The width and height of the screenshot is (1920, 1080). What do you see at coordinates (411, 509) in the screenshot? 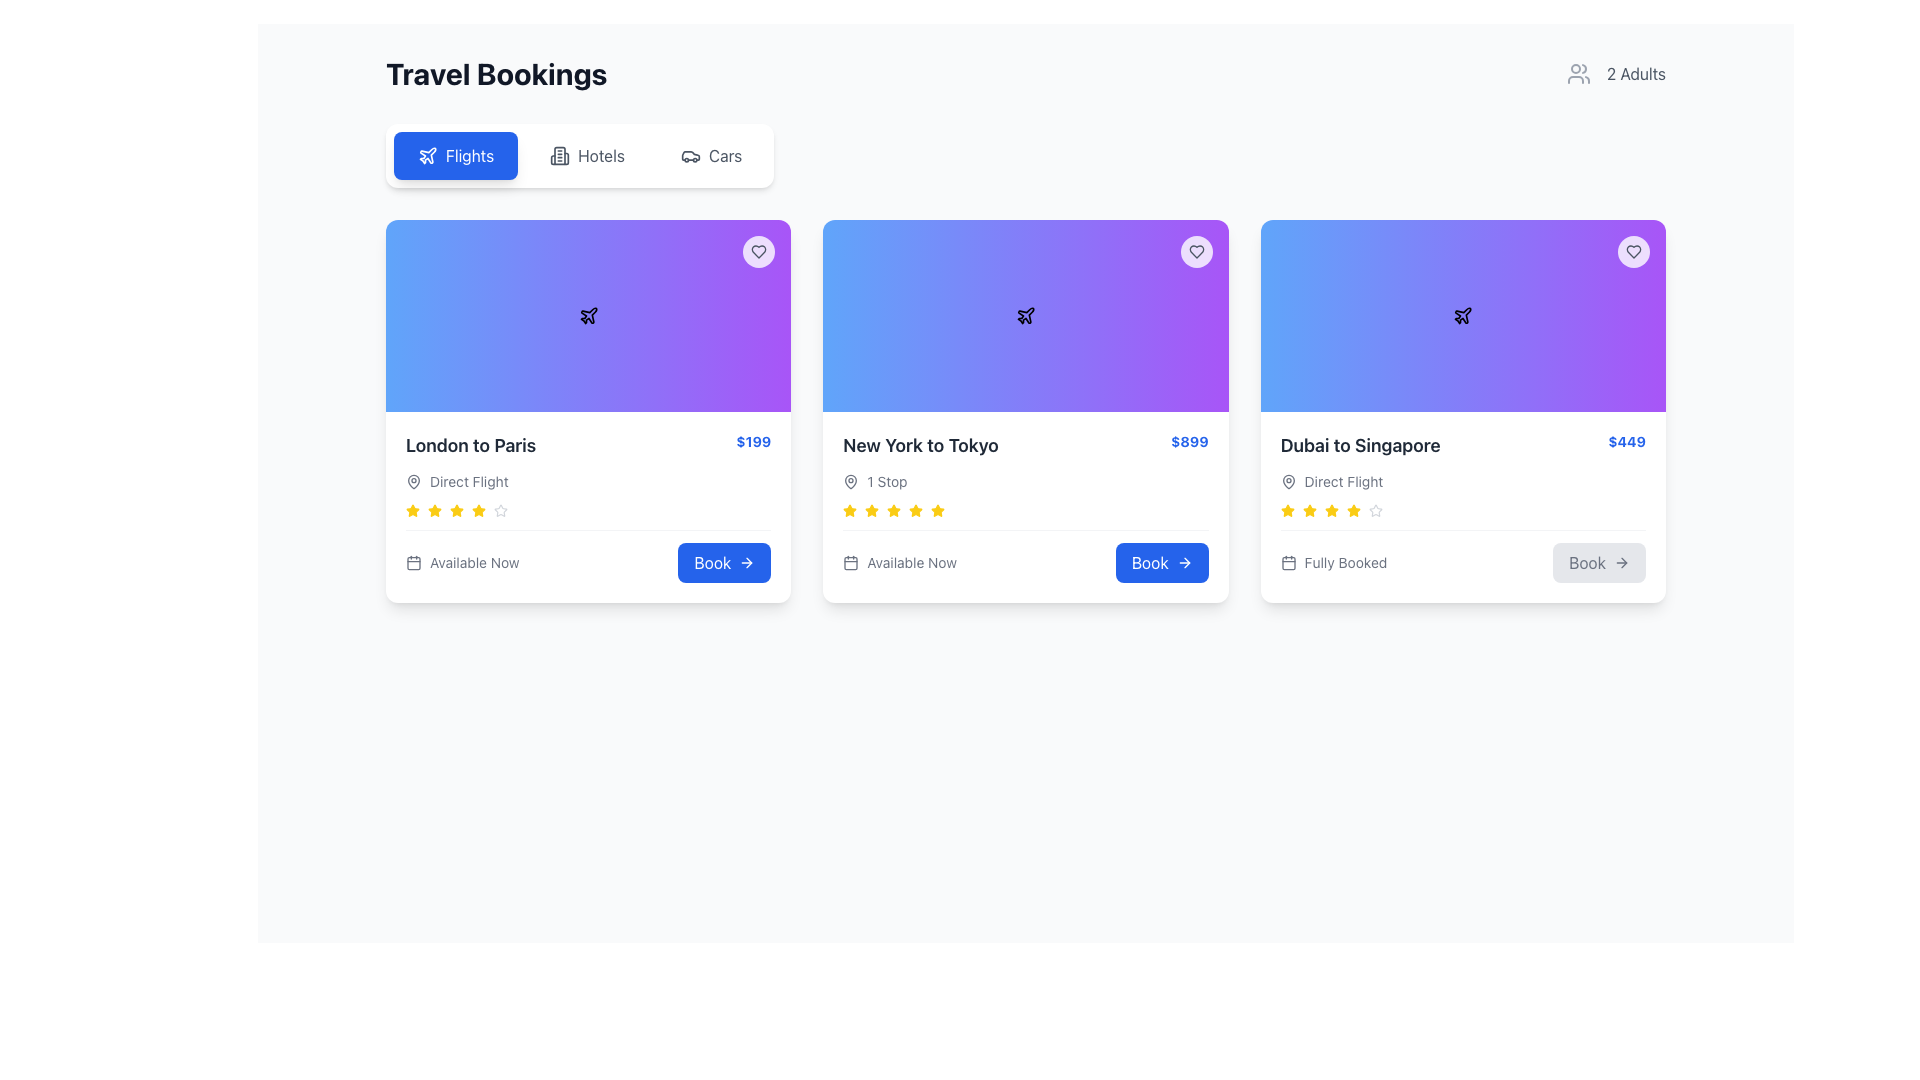
I see `the active star icon representing the rating value in the flight card for the trip from London to Paris, located underneath 'Direct Flight'` at bounding box center [411, 509].